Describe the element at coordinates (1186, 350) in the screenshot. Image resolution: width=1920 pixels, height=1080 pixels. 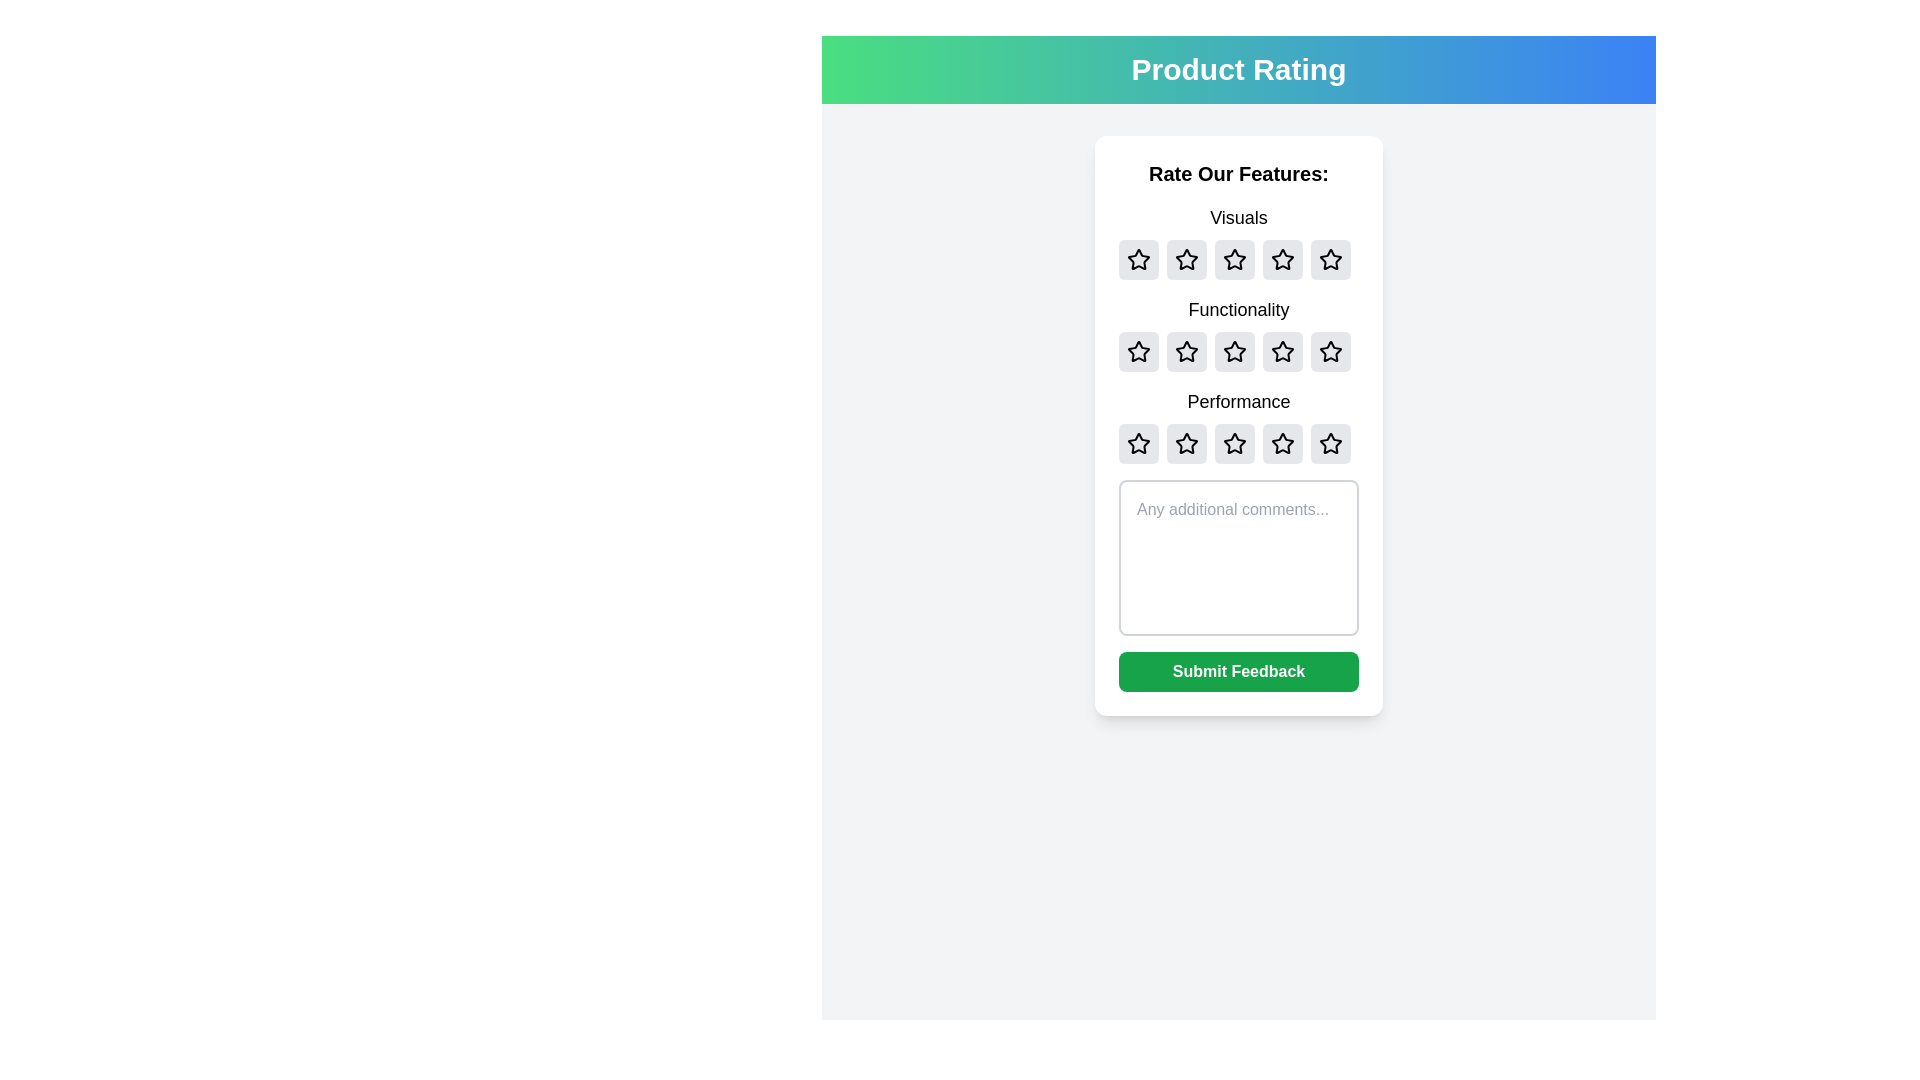
I see `the second star in the rating scale under the 'Functionality' label` at that location.